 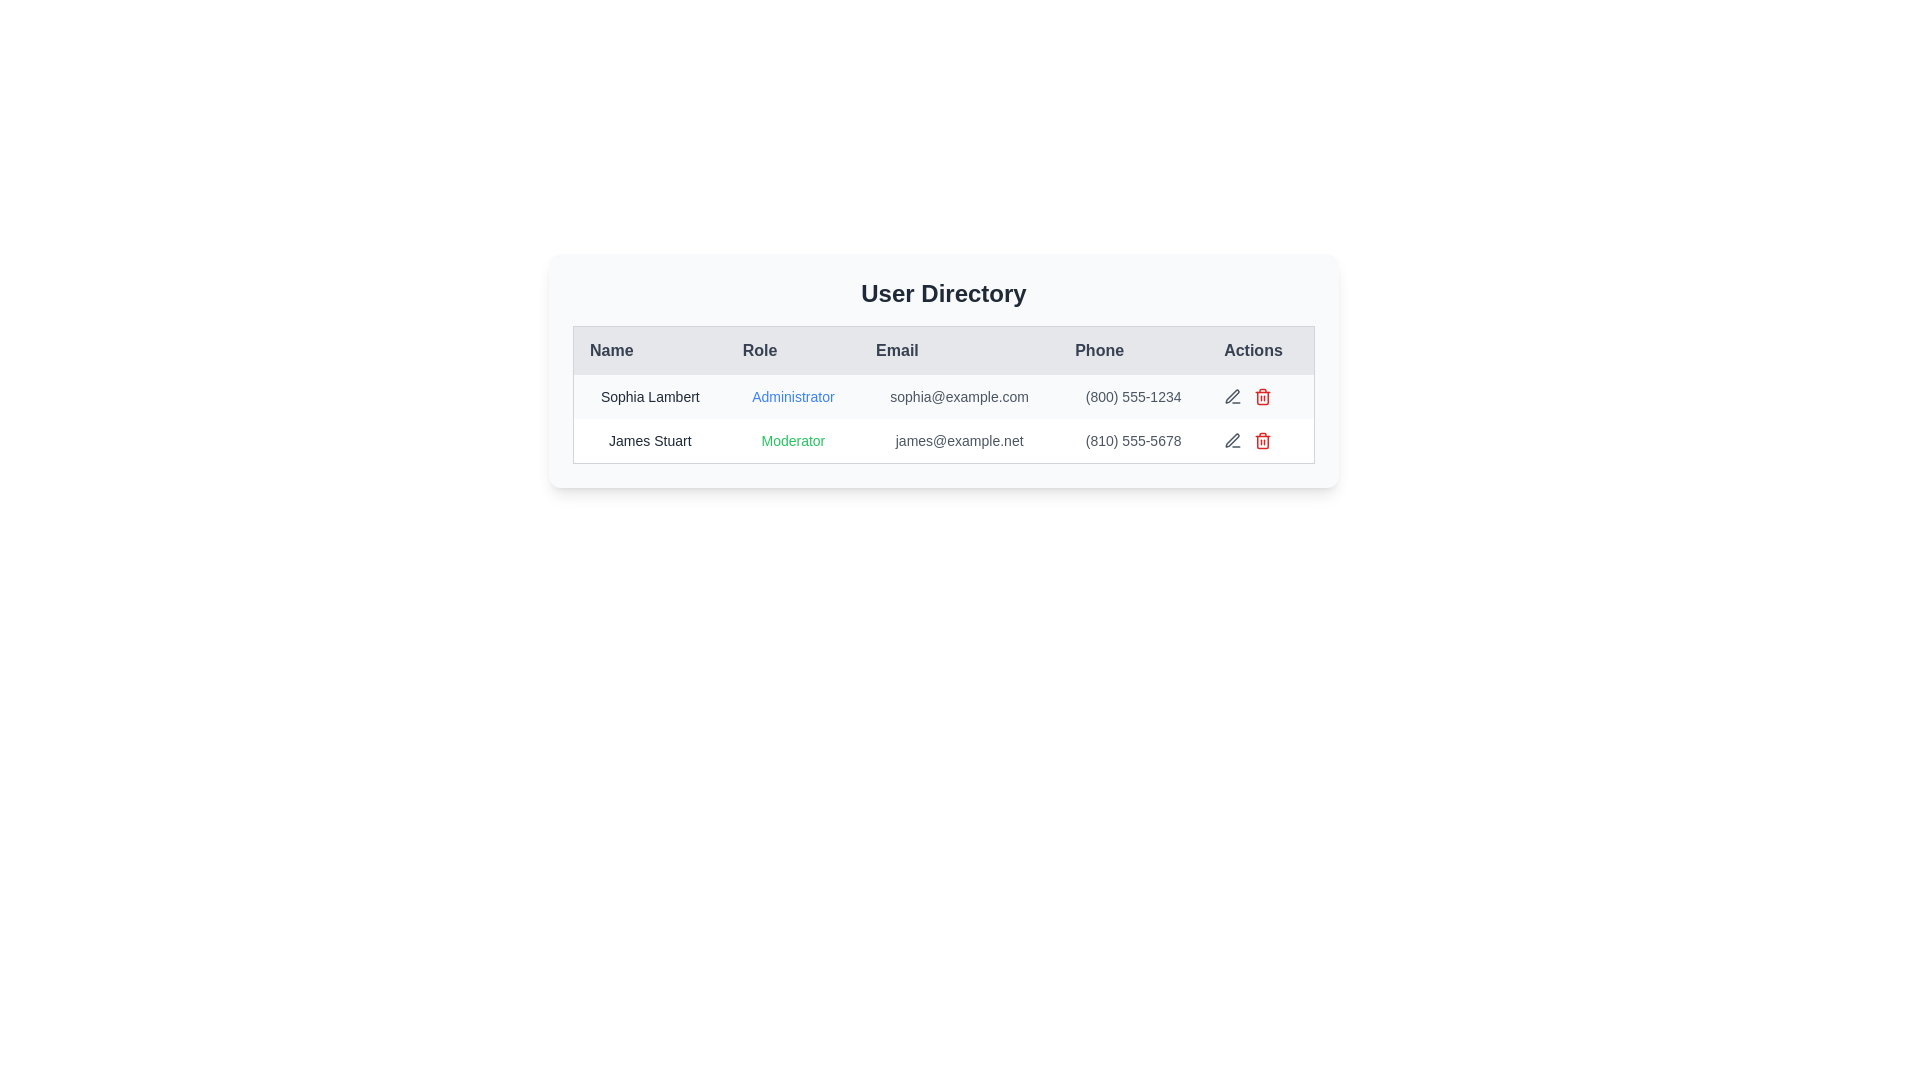 What do you see at coordinates (943, 293) in the screenshot?
I see `the 'User Directory' heading element, which serves as the title for the user data card located at the top center` at bounding box center [943, 293].